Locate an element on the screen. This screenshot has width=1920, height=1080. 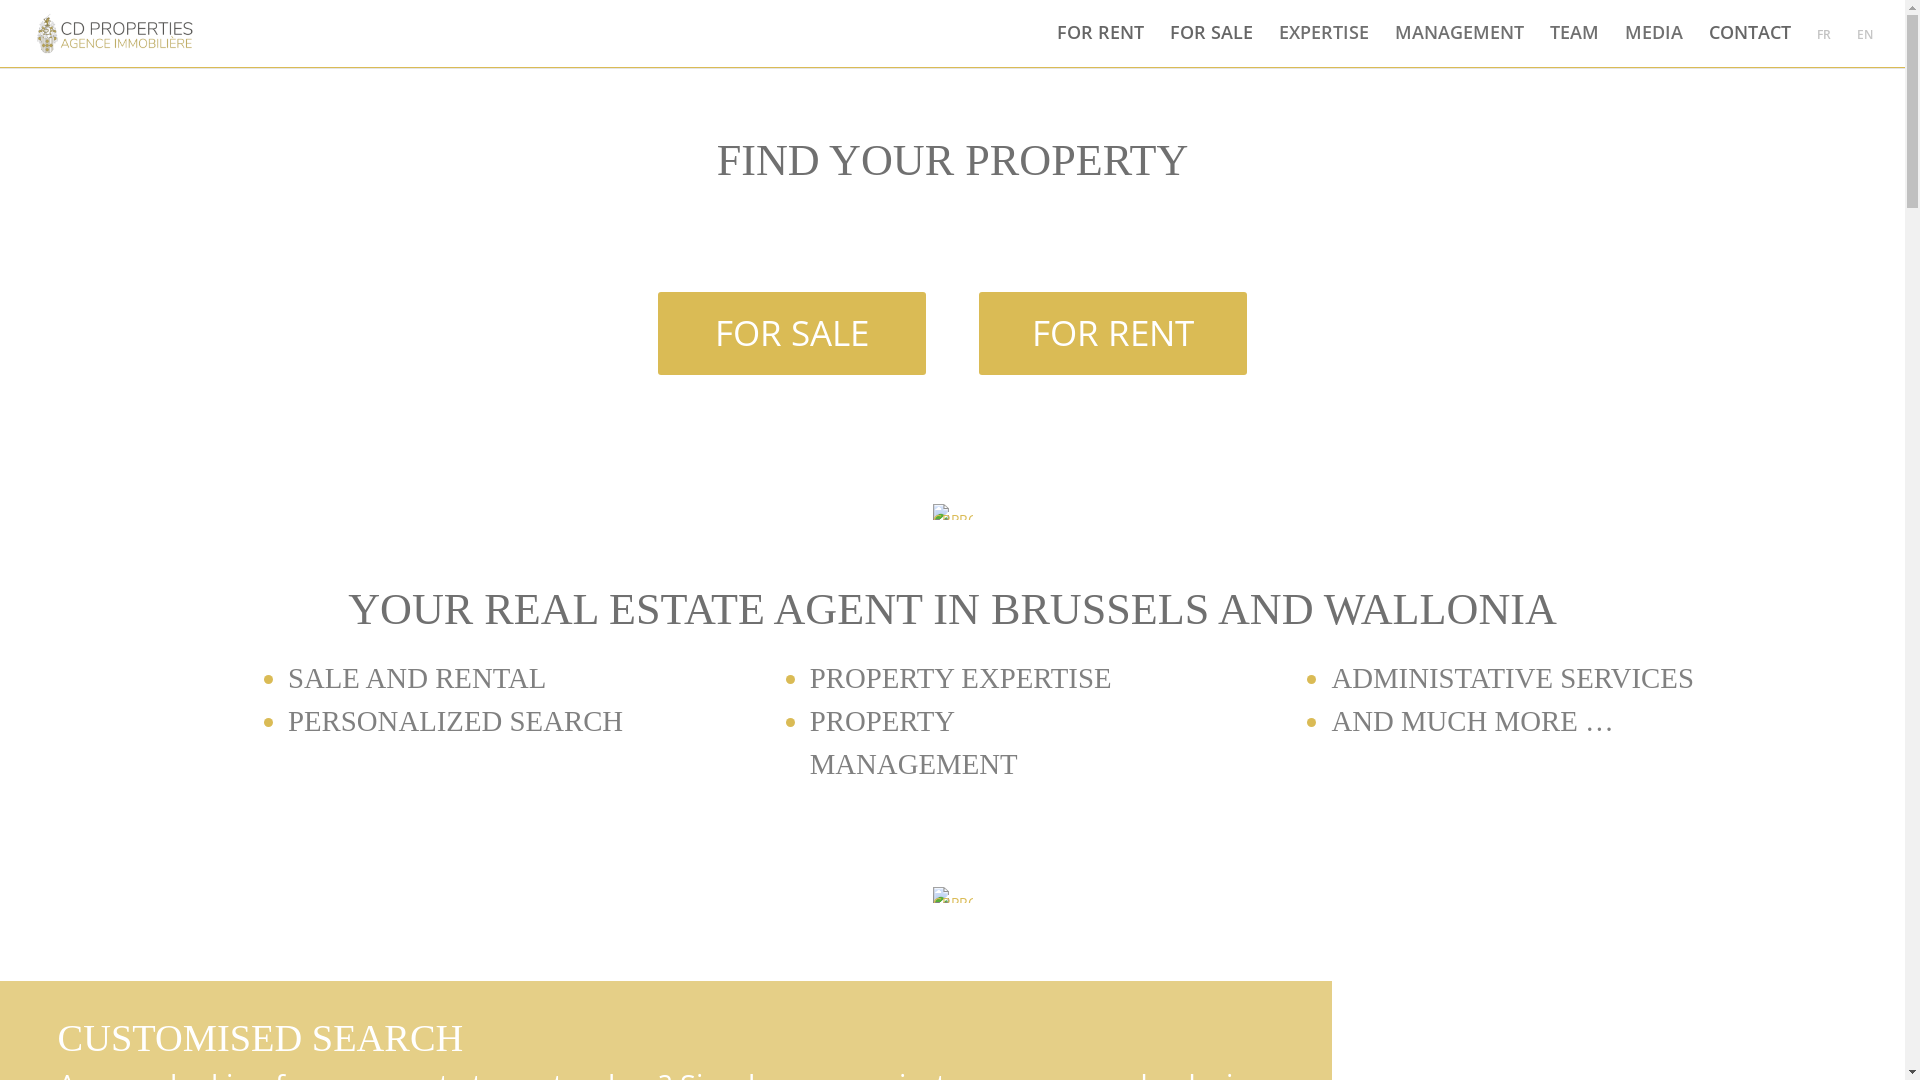
'FOR RENT' is located at coordinates (1112, 332).